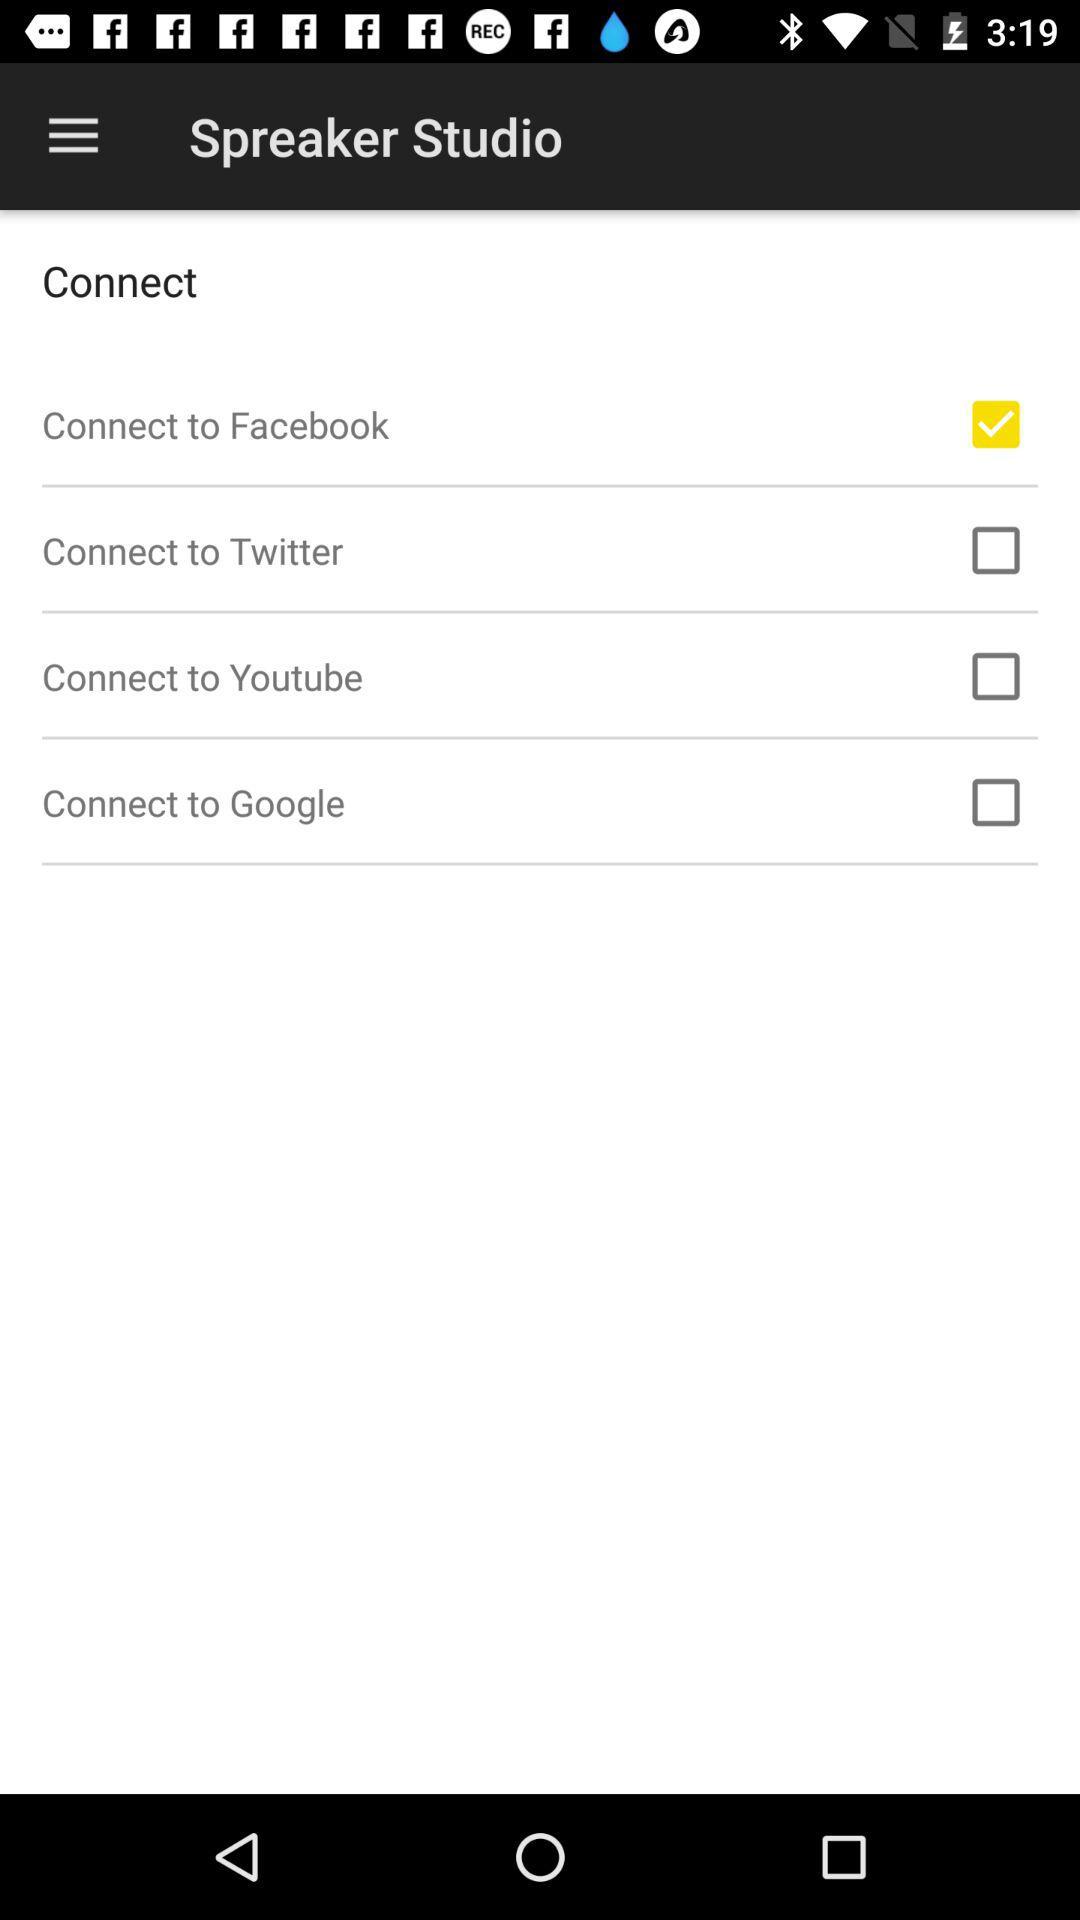 This screenshot has height=1920, width=1080. I want to click on option, so click(995, 550).